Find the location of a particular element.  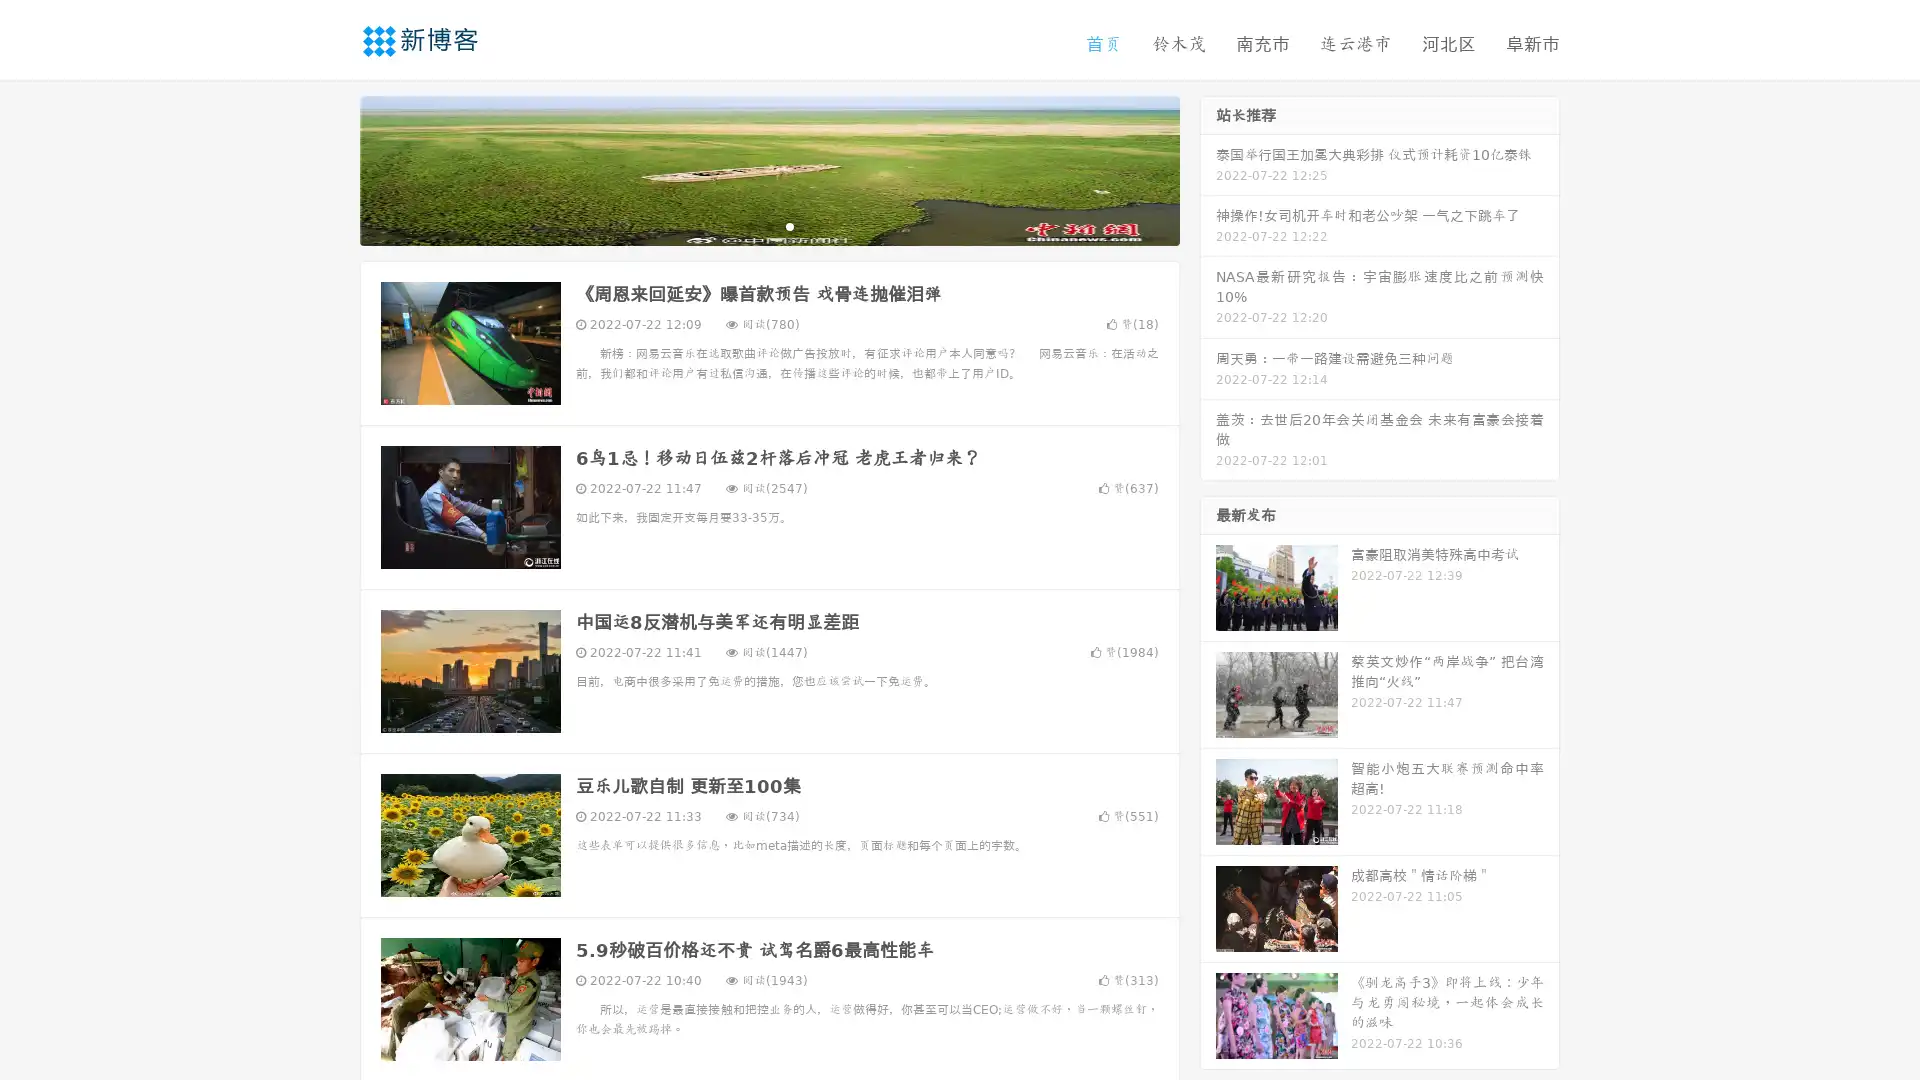

Previous slide is located at coordinates (330, 168).